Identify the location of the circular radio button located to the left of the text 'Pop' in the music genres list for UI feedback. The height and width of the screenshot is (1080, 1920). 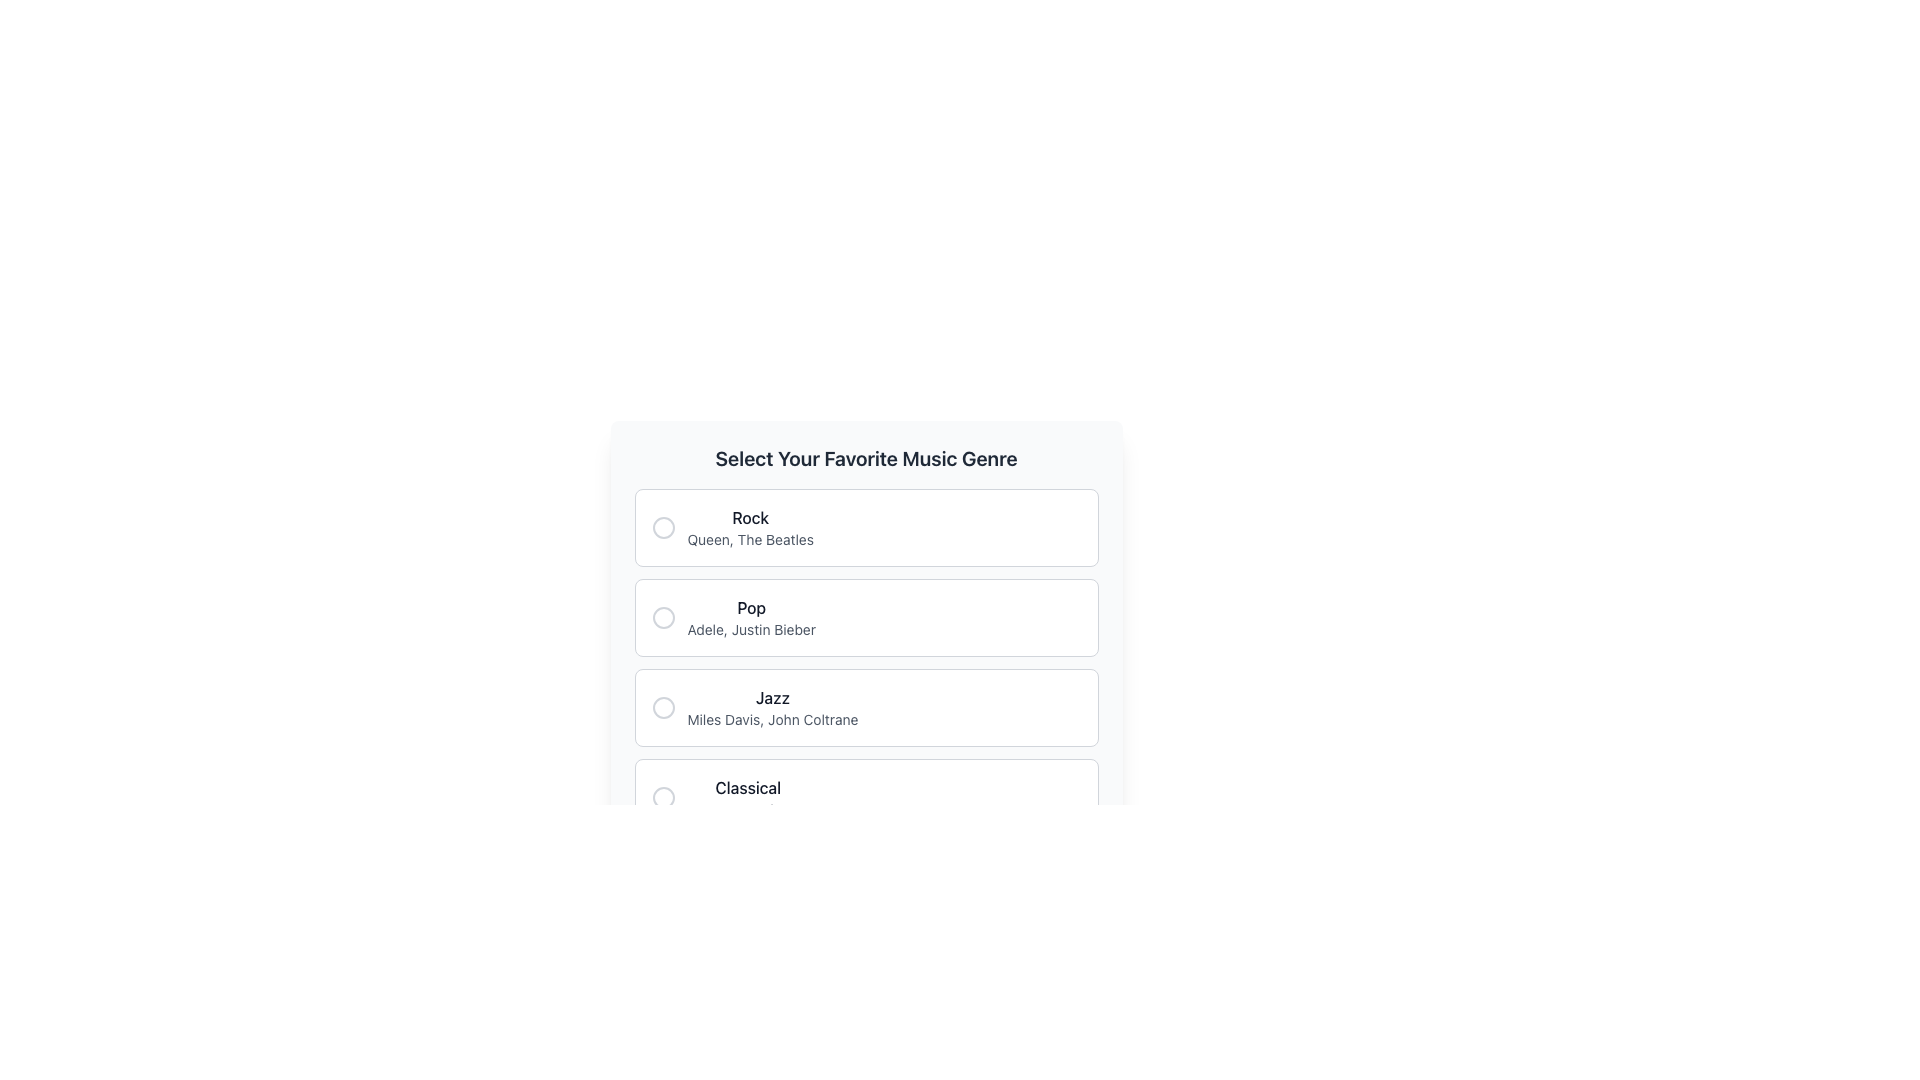
(663, 616).